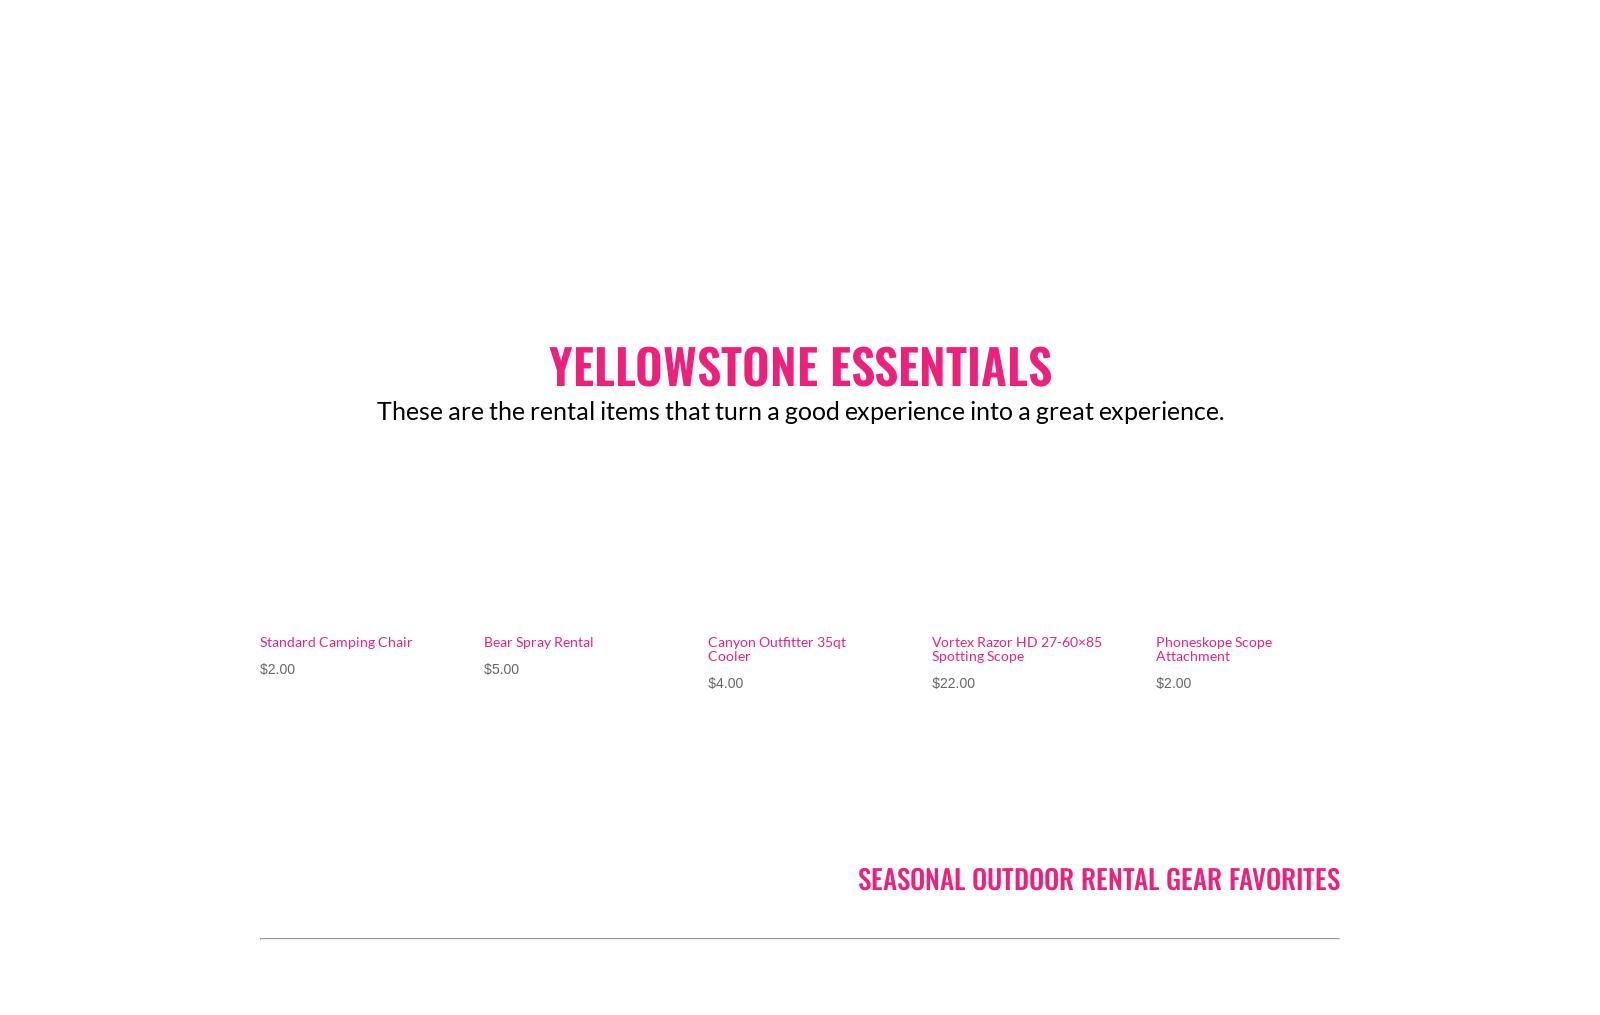 This screenshot has height=1015, width=1600. Describe the element at coordinates (799, 409) in the screenshot. I see `'These are the rental items that turn a good experience into a great experience.'` at that location.